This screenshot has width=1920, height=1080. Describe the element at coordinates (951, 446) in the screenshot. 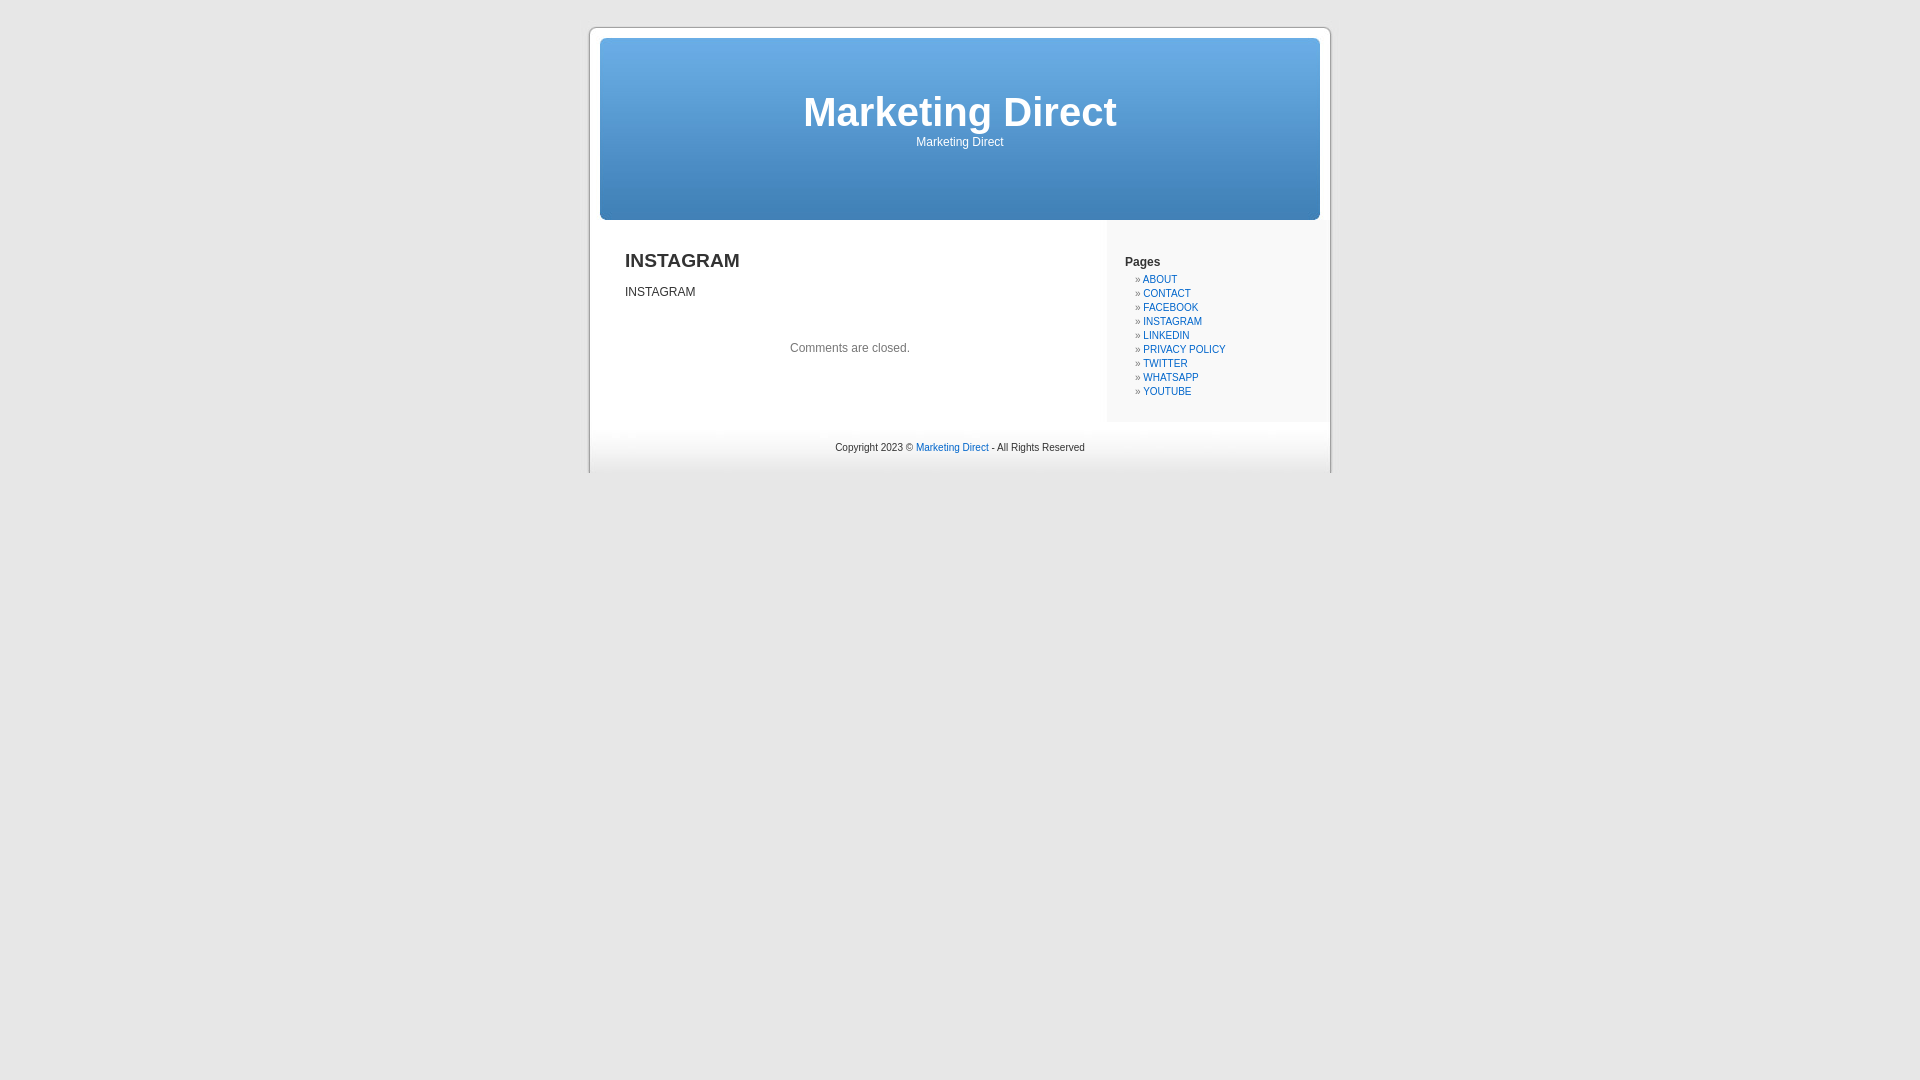

I see `'Marketing Direct'` at that location.